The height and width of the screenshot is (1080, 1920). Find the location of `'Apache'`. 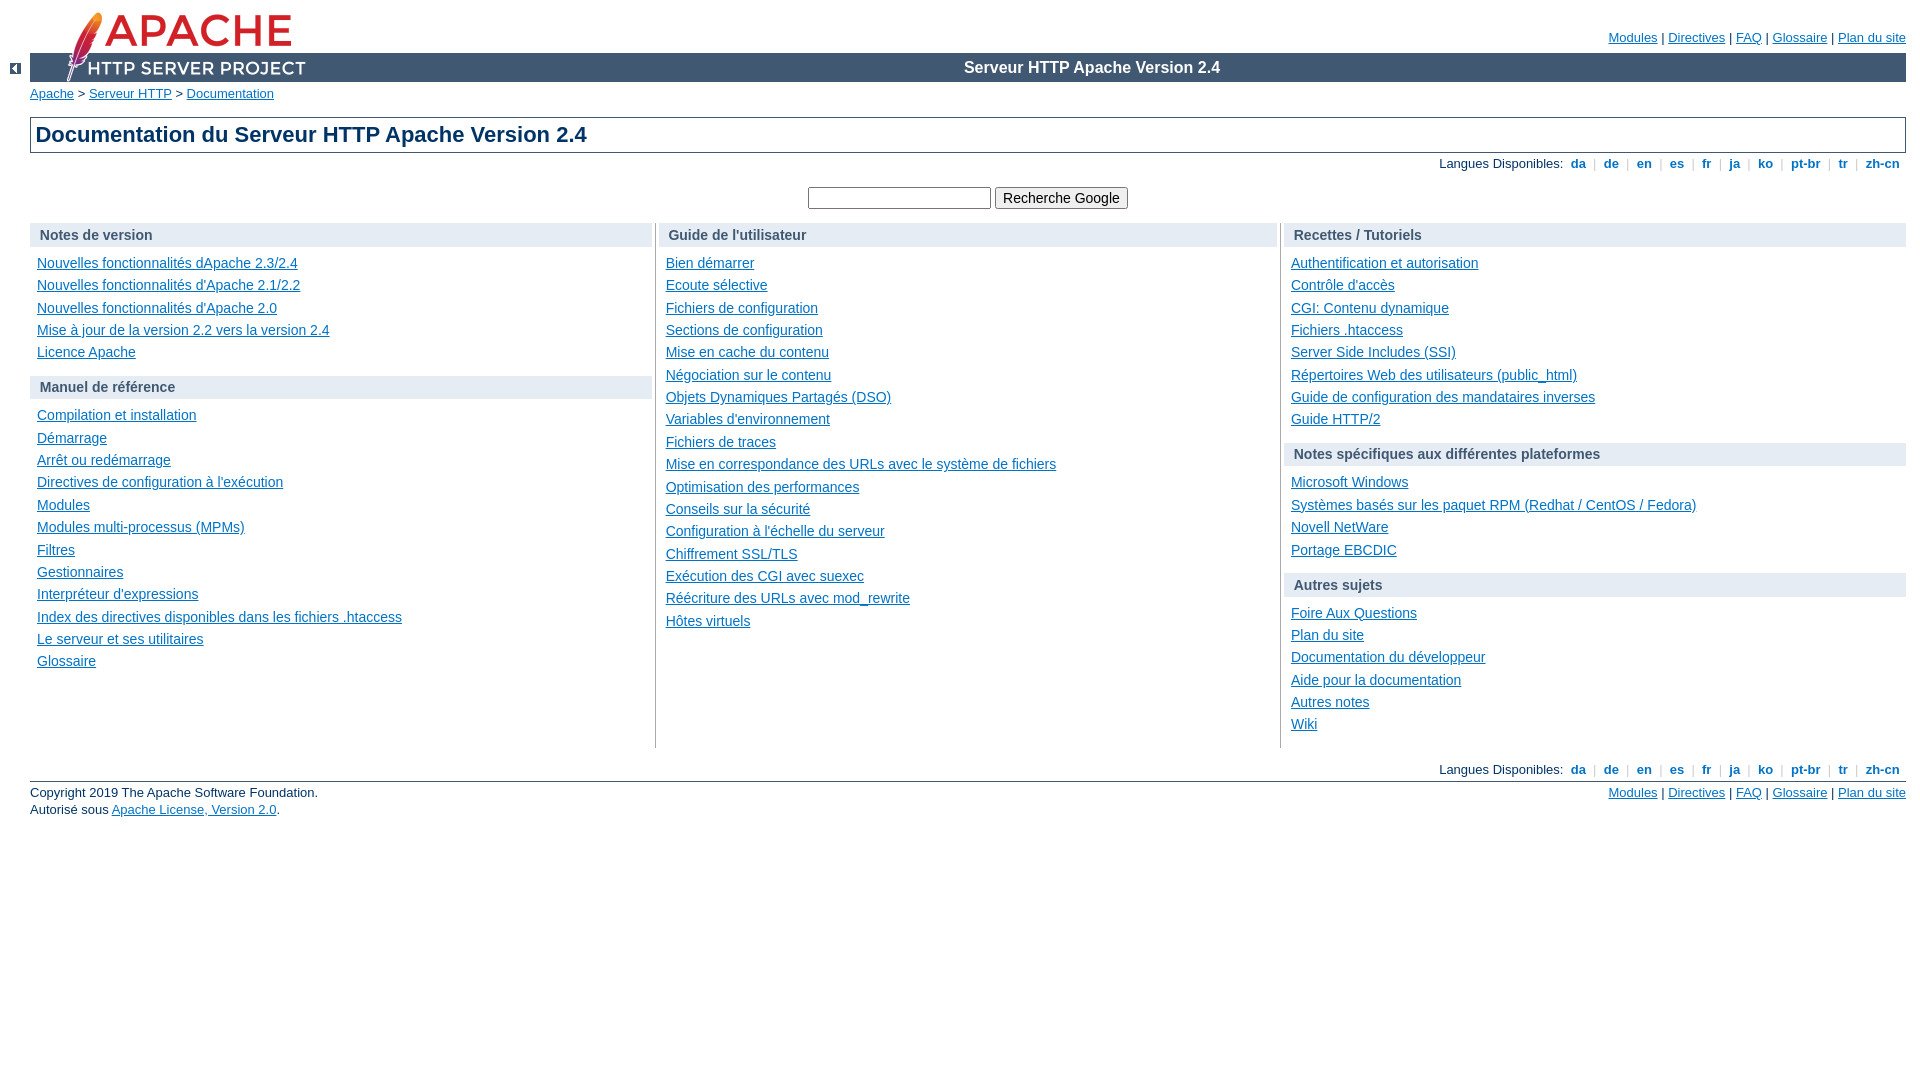

'Apache' is located at coordinates (29, 93).